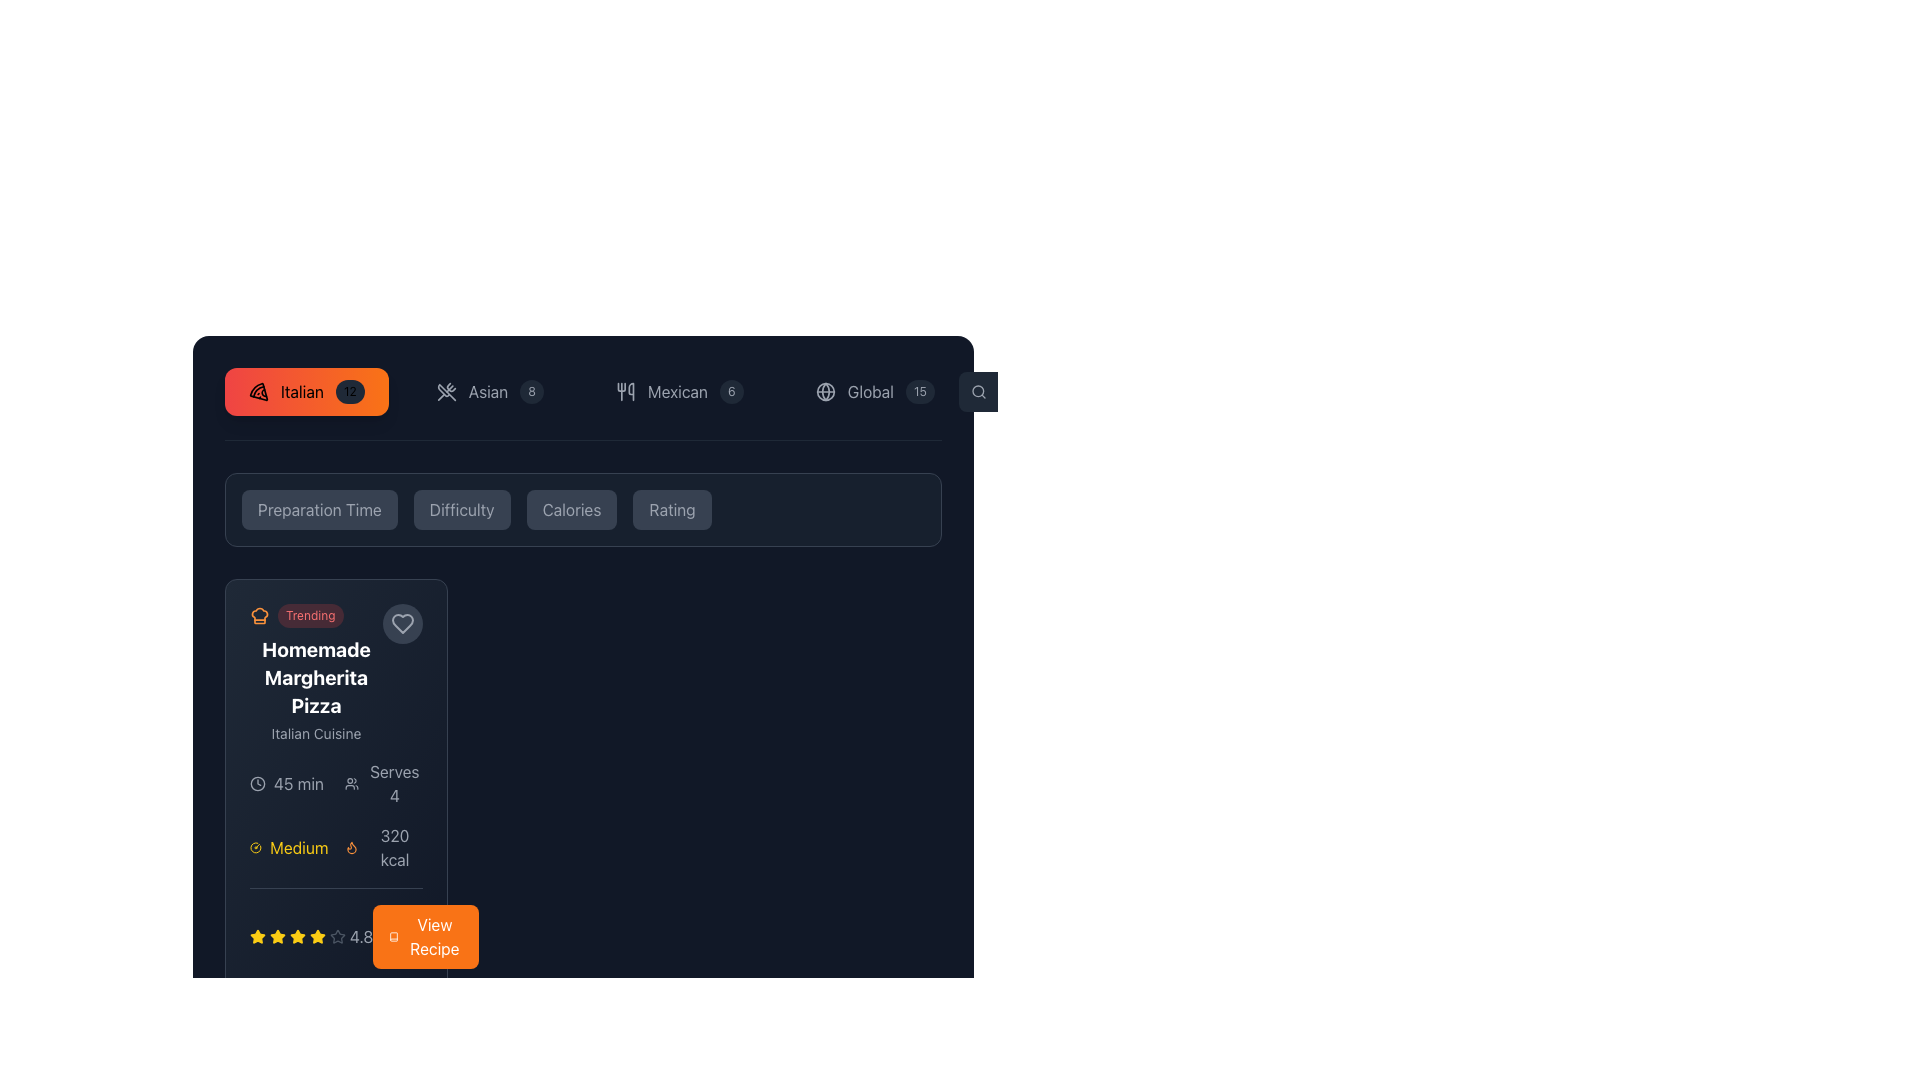 The height and width of the screenshot is (1080, 1920). What do you see at coordinates (257, 782) in the screenshot?
I see `the circular clock icon with a dark outline located in the upper-left area of the recipe card for 'Homemade Margherita Pizza'` at bounding box center [257, 782].